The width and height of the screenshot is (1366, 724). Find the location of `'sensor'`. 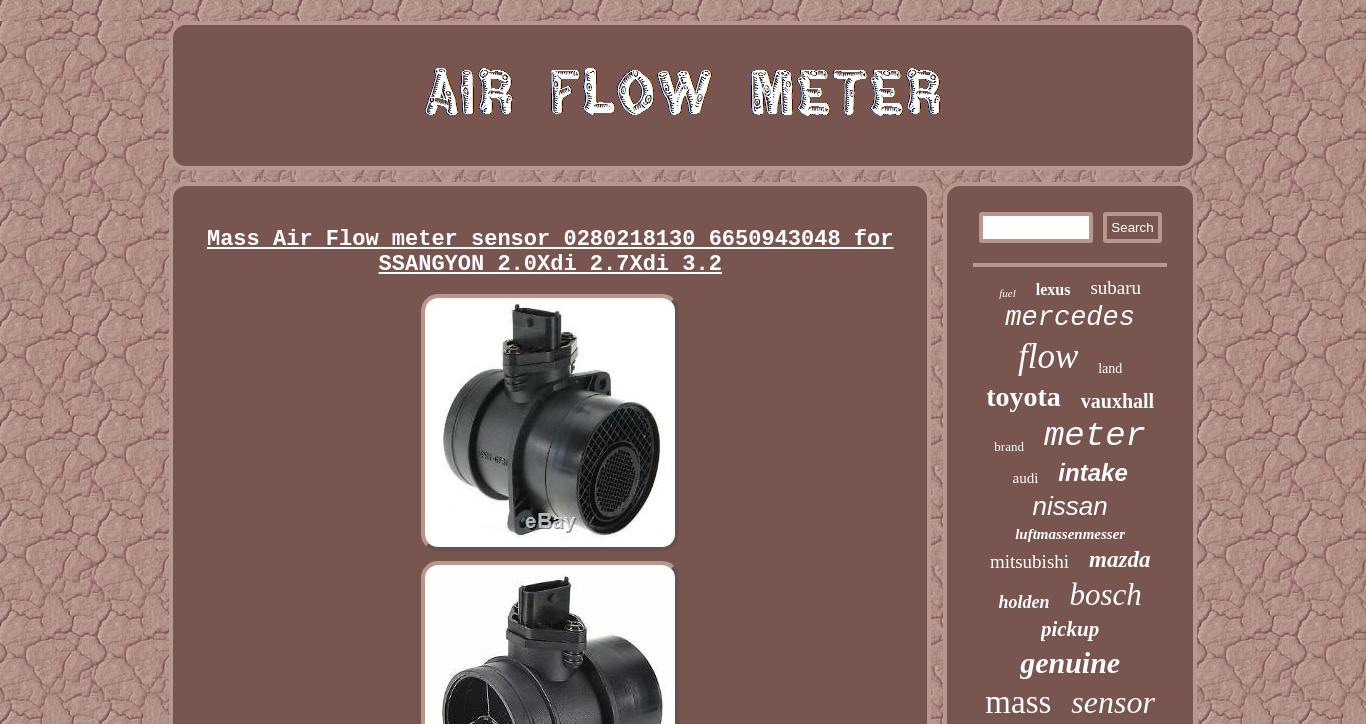

'sensor' is located at coordinates (1111, 700).